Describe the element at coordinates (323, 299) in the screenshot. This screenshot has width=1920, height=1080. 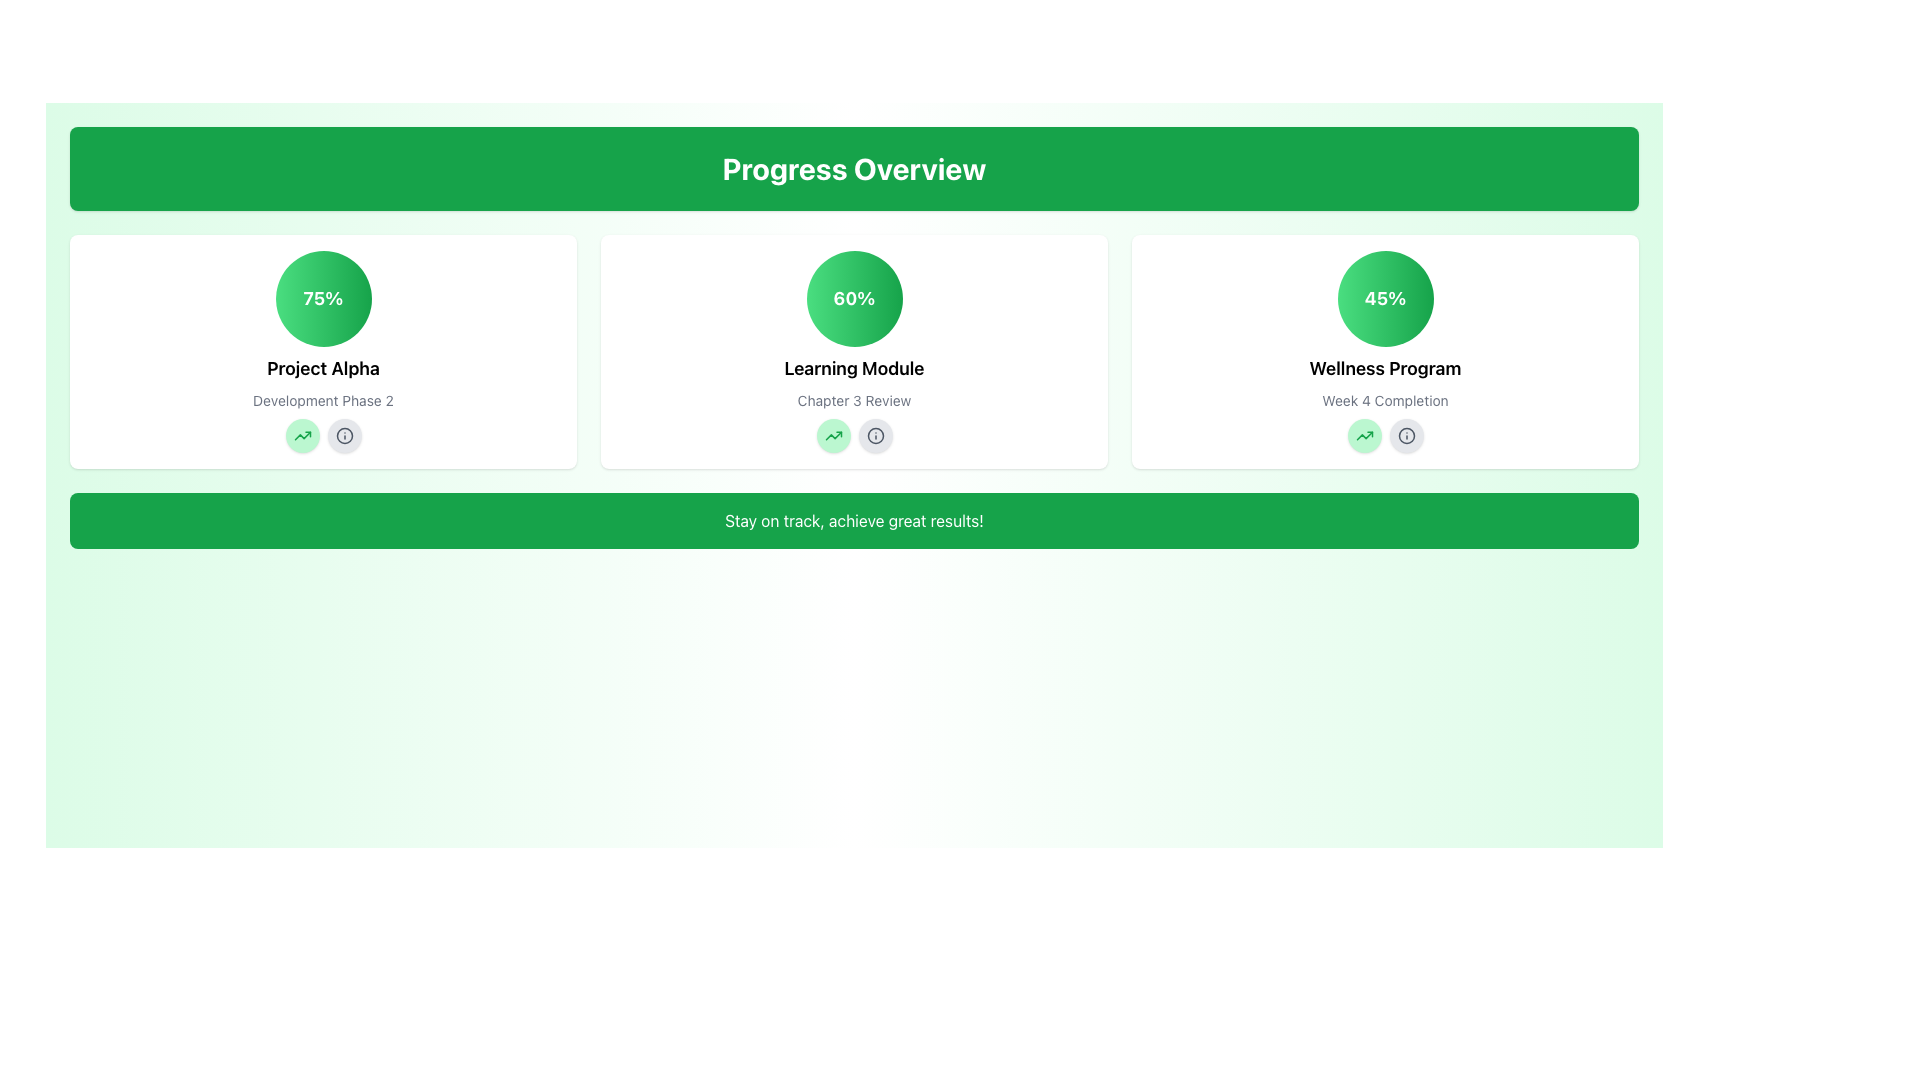
I see `the circular progress indicator representing 75% completion for Project Alpha, located in the leftmost card of the horizontal grid layout` at that location.